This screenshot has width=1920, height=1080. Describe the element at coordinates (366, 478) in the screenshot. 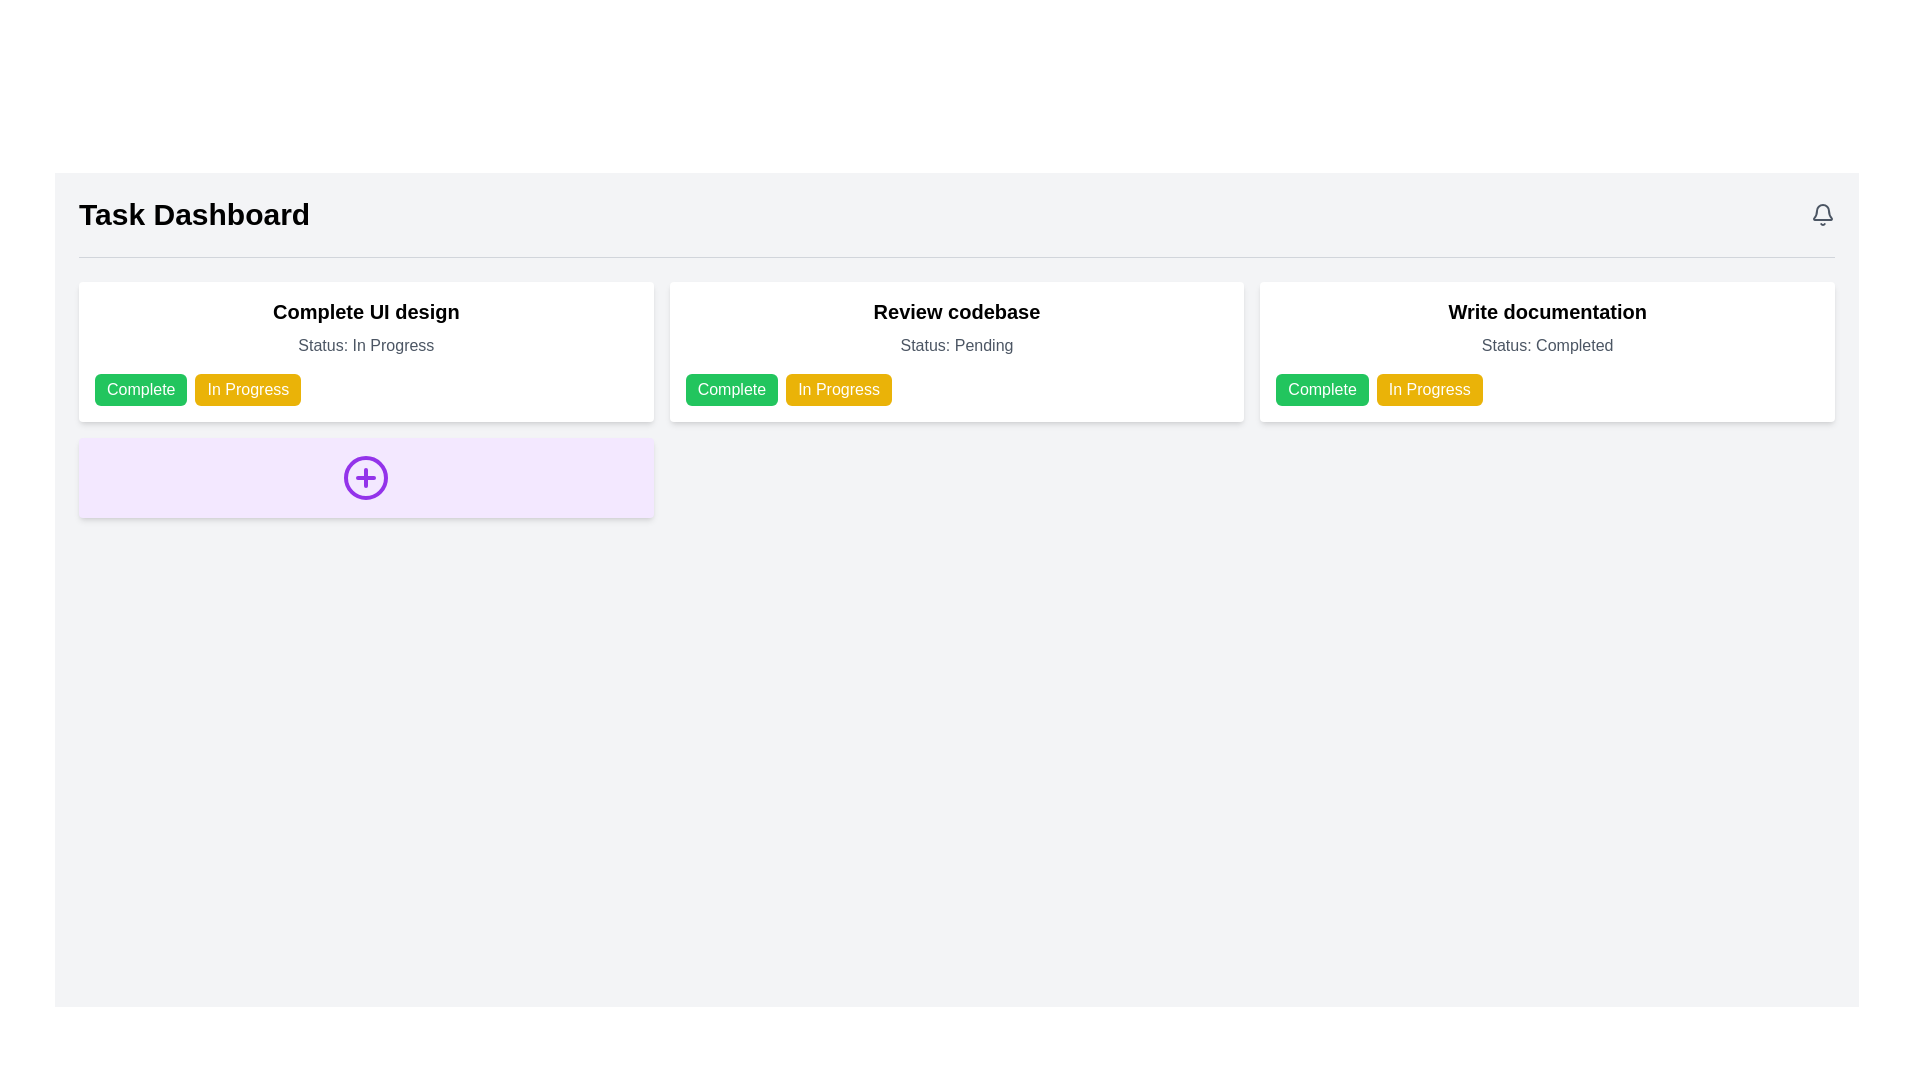

I see `the circular button with a purple border and a plus sign in the center` at that location.